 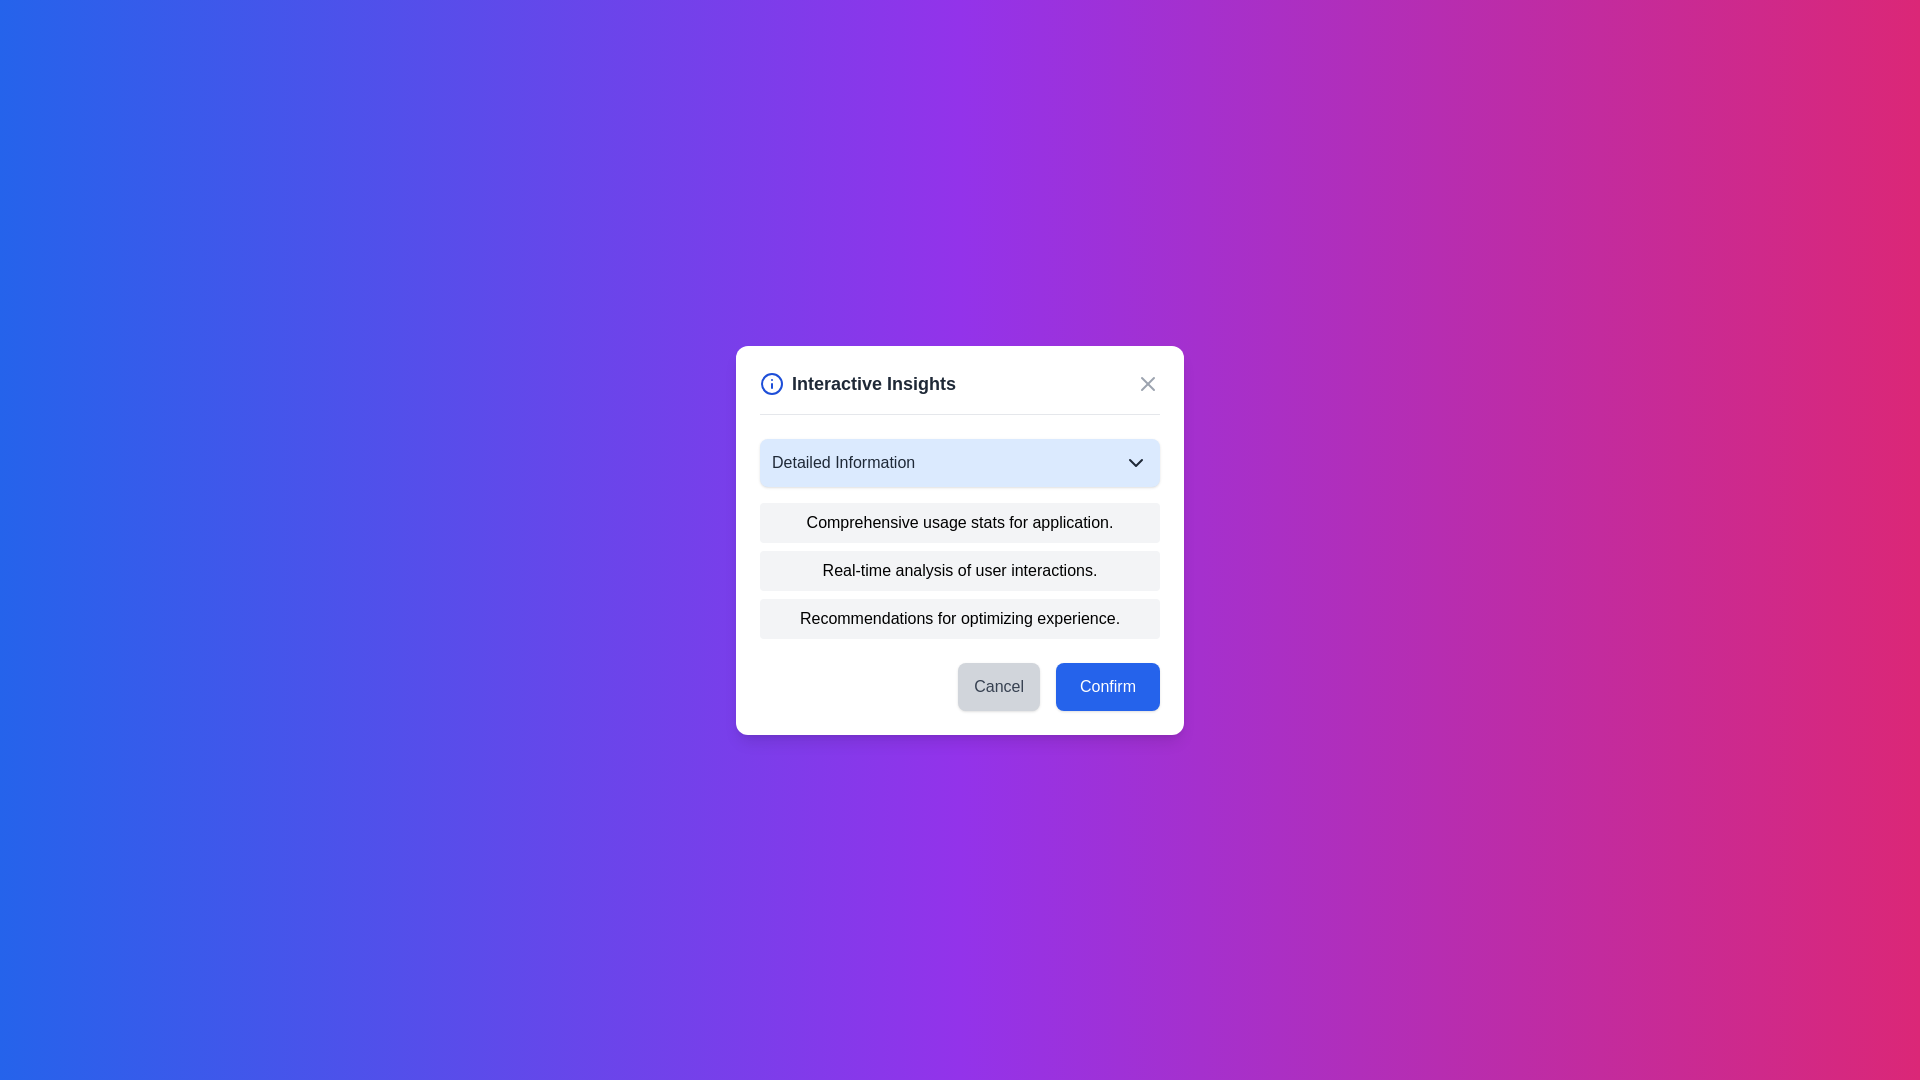 What do you see at coordinates (1147, 383) in the screenshot?
I see `the close button represented by a small 'X' icon in the top-right corner of the 'Interactive Insights' modal dialog` at bounding box center [1147, 383].